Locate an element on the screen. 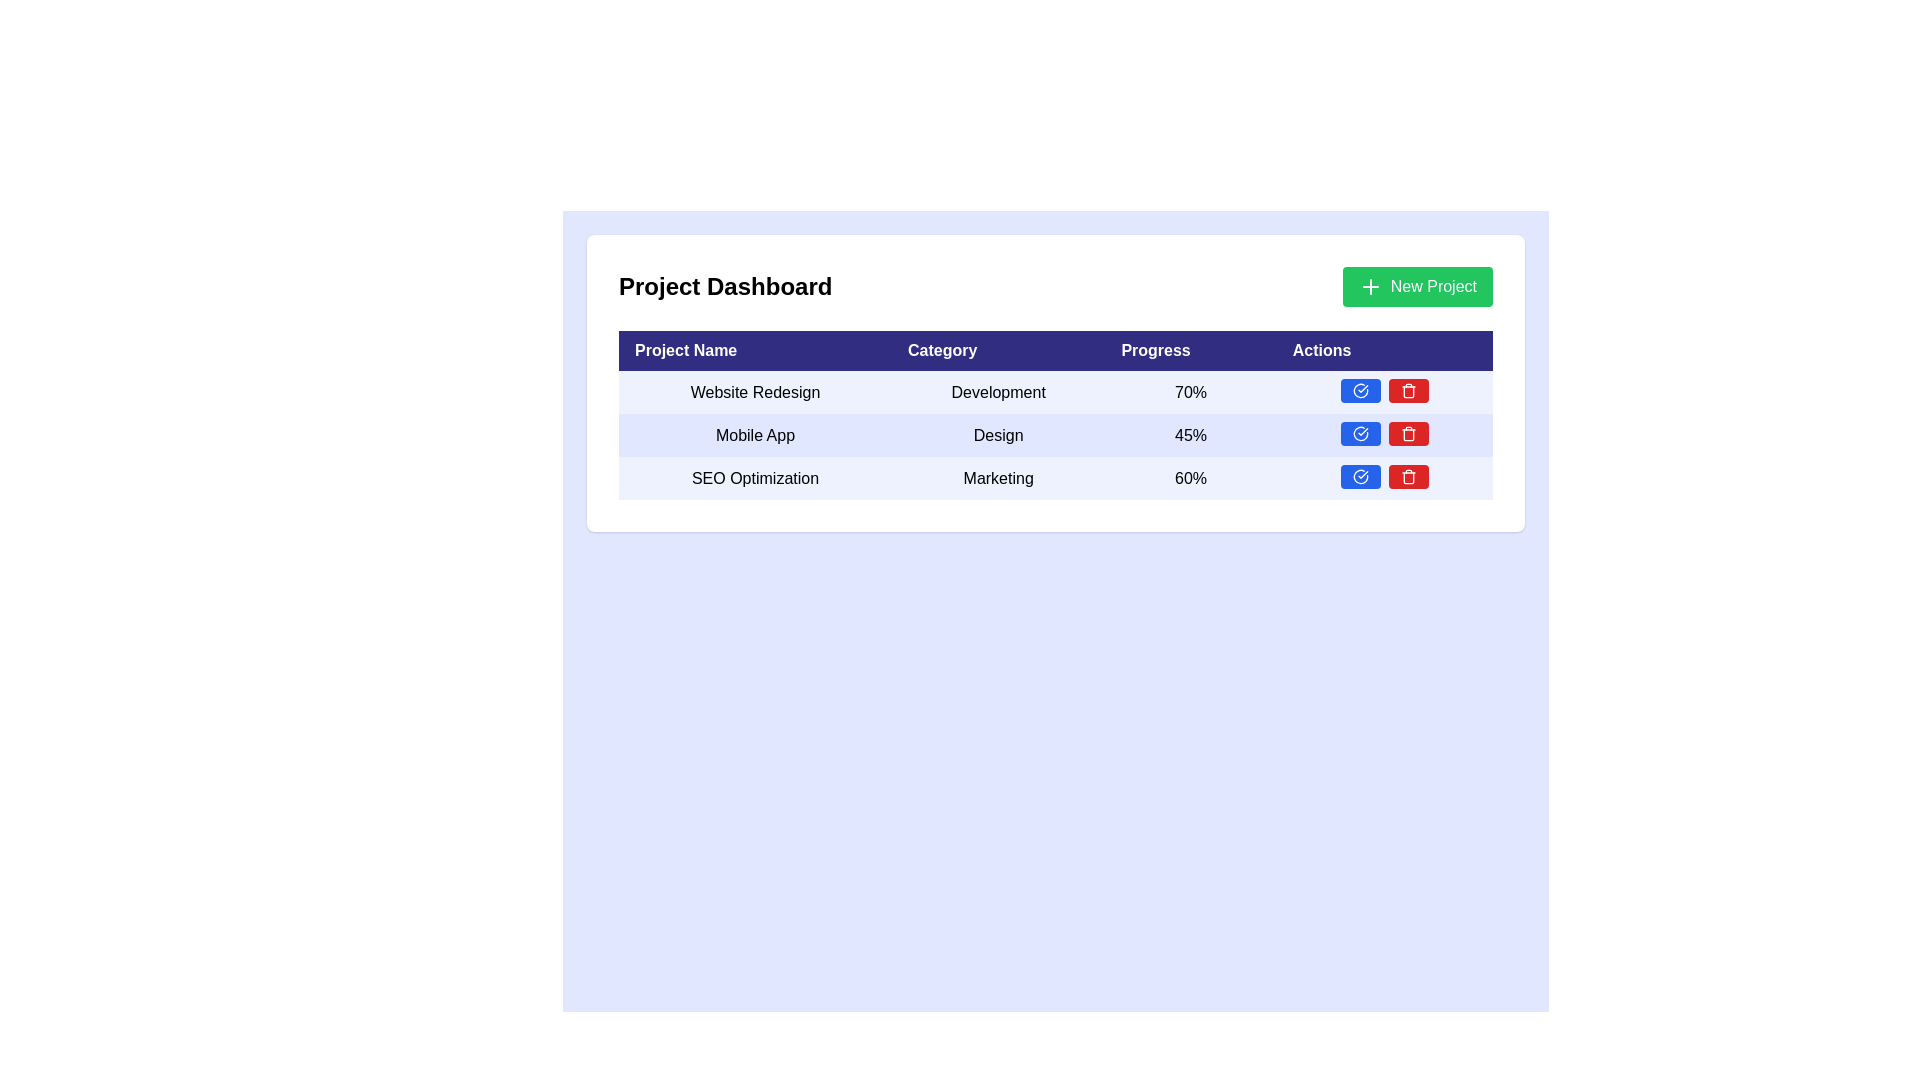 The image size is (1920, 1080). the red trashcan icon button in the 'Actions' column for the 'Mobile App' project is located at coordinates (1407, 392).